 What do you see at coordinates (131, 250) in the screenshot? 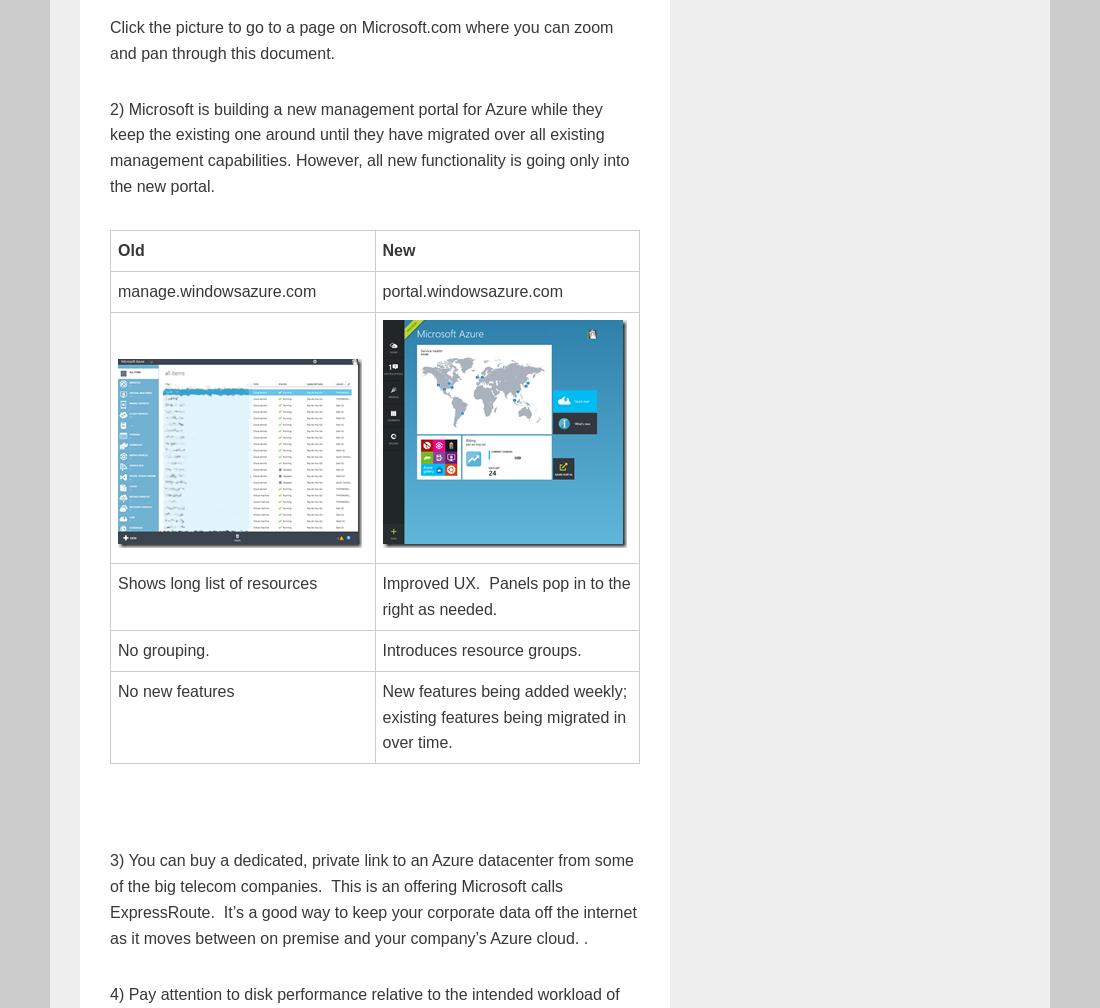
I see `'Old'` at bounding box center [131, 250].